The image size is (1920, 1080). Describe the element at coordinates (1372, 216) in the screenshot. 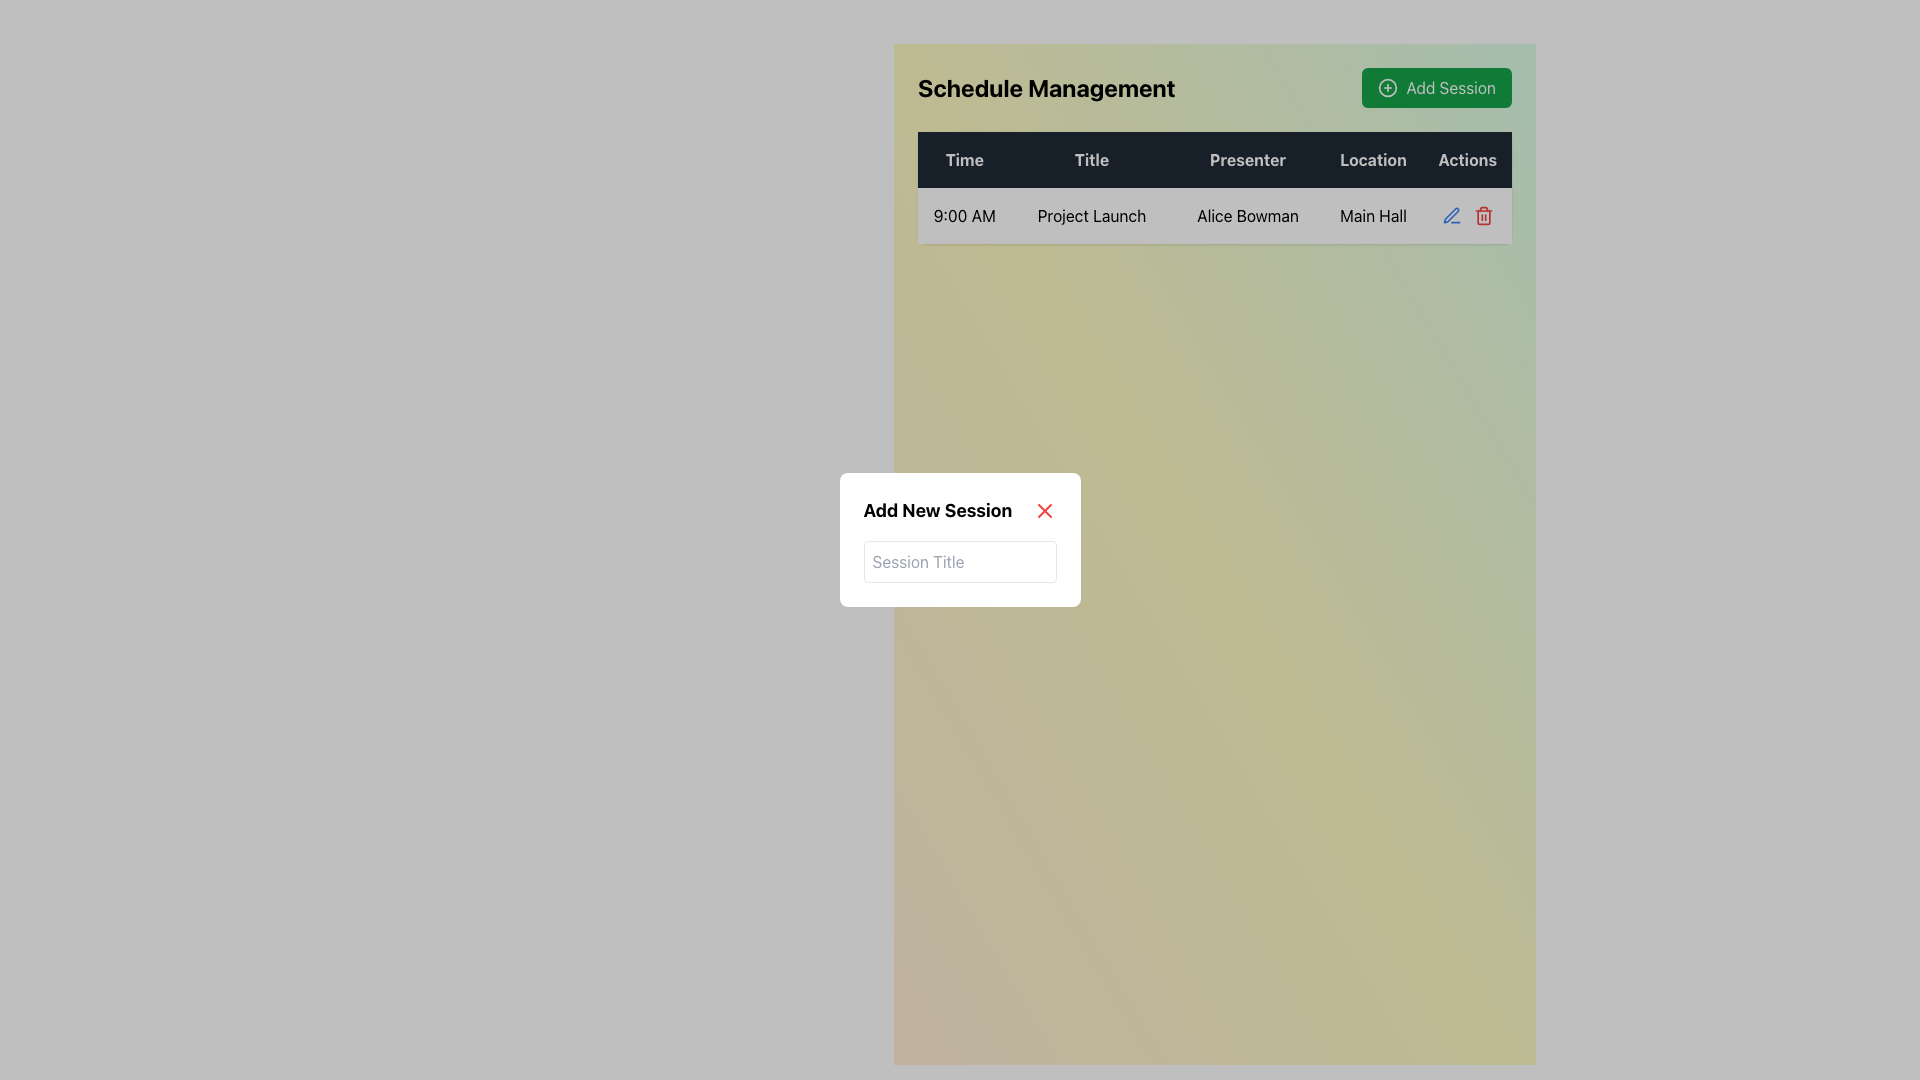

I see `the 'Main Hall' label in the schedule table, which is the fourth element in the same row as '9:00 AM', 'Project Launch', and 'Alice Bowman'` at that location.